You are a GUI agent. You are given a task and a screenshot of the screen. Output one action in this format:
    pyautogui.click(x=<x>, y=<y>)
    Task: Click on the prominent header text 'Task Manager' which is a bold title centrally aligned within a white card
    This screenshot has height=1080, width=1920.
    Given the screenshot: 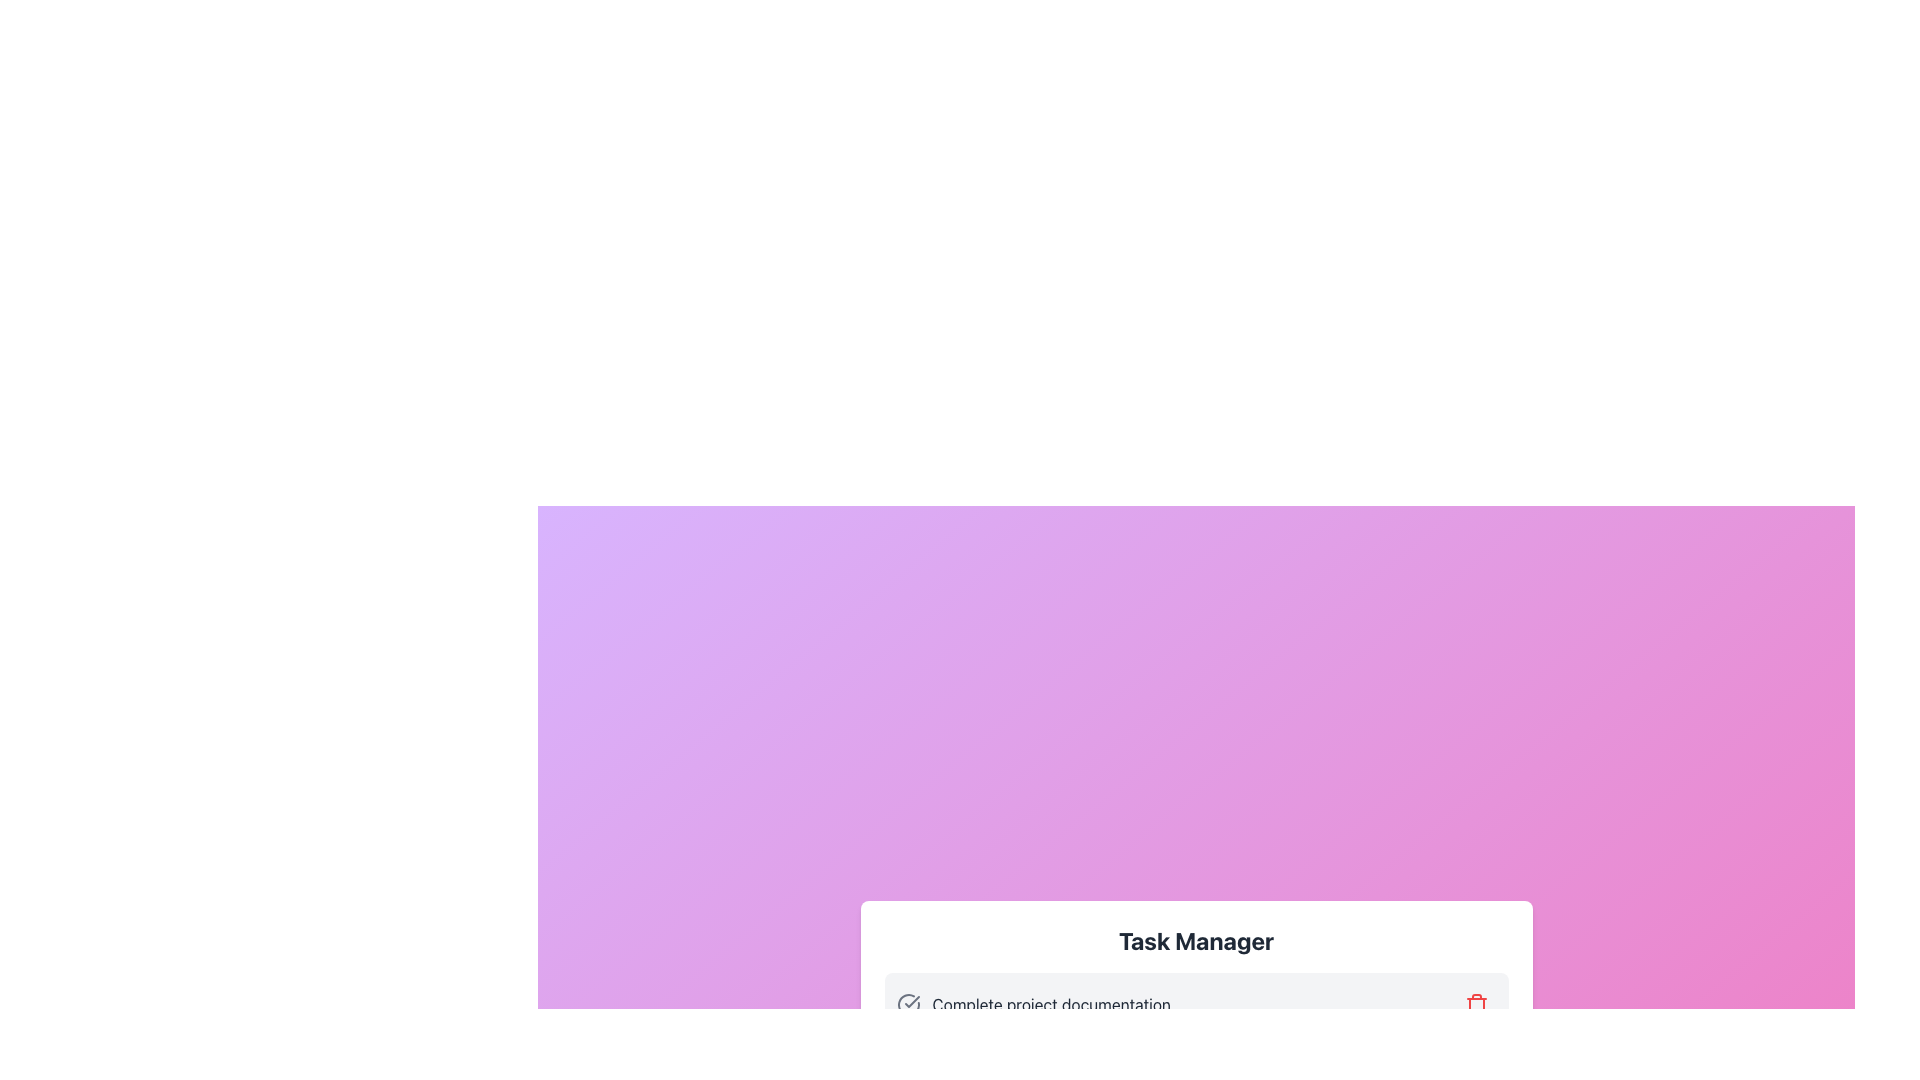 What is the action you would take?
    pyautogui.click(x=1196, y=941)
    